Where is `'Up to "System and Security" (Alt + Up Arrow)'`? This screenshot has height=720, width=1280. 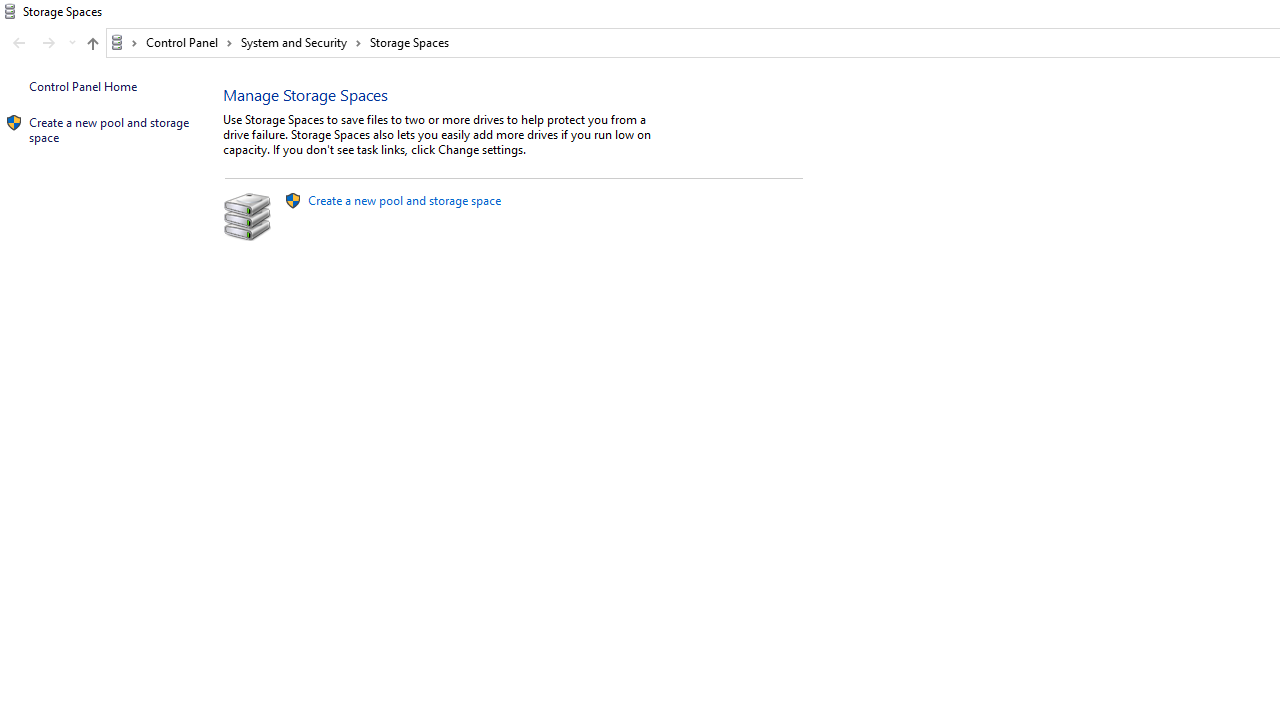
'Up to "System and Security" (Alt + Up Arrow)' is located at coordinates (91, 43).